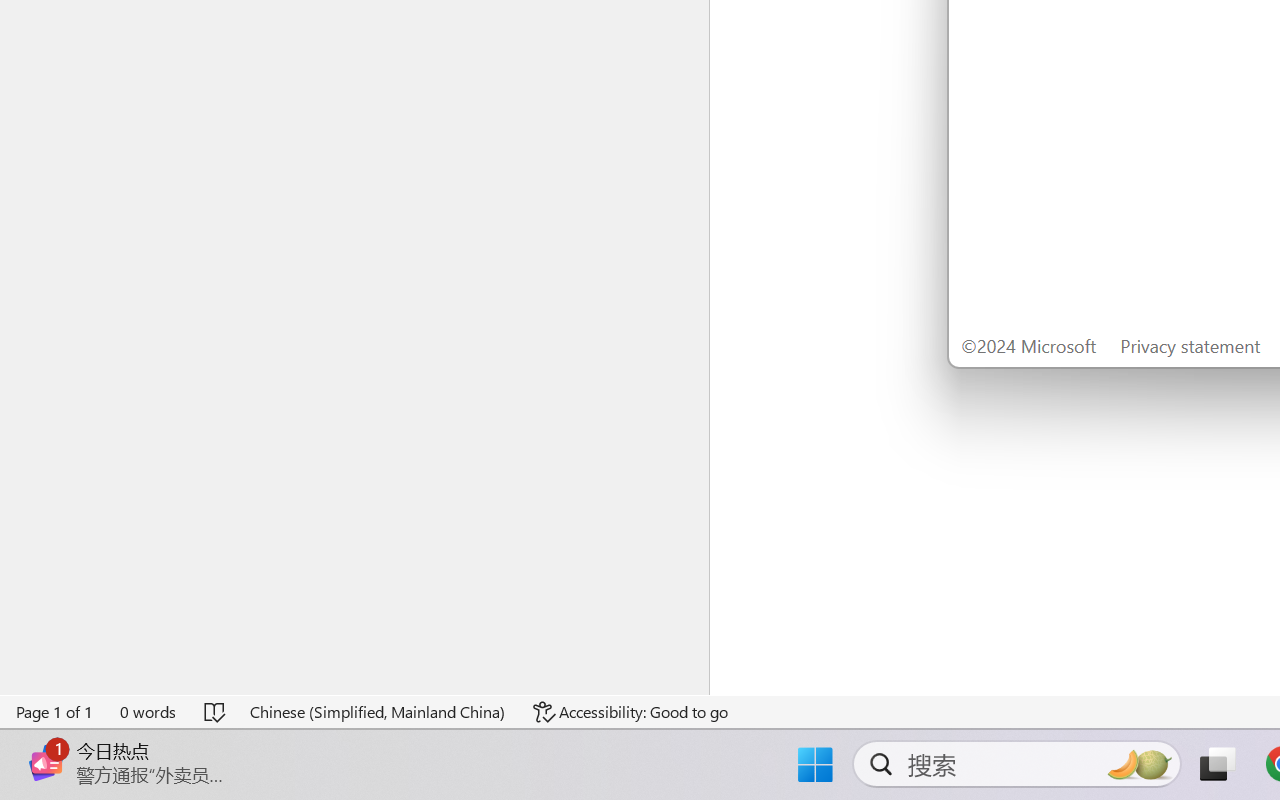 The height and width of the screenshot is (800, 1280). What do you see at coordinates (378, 711) in the screenshot?
I see `'Language Chinese (Simplified, Mainland China)'` at bounding box center [378, 711].